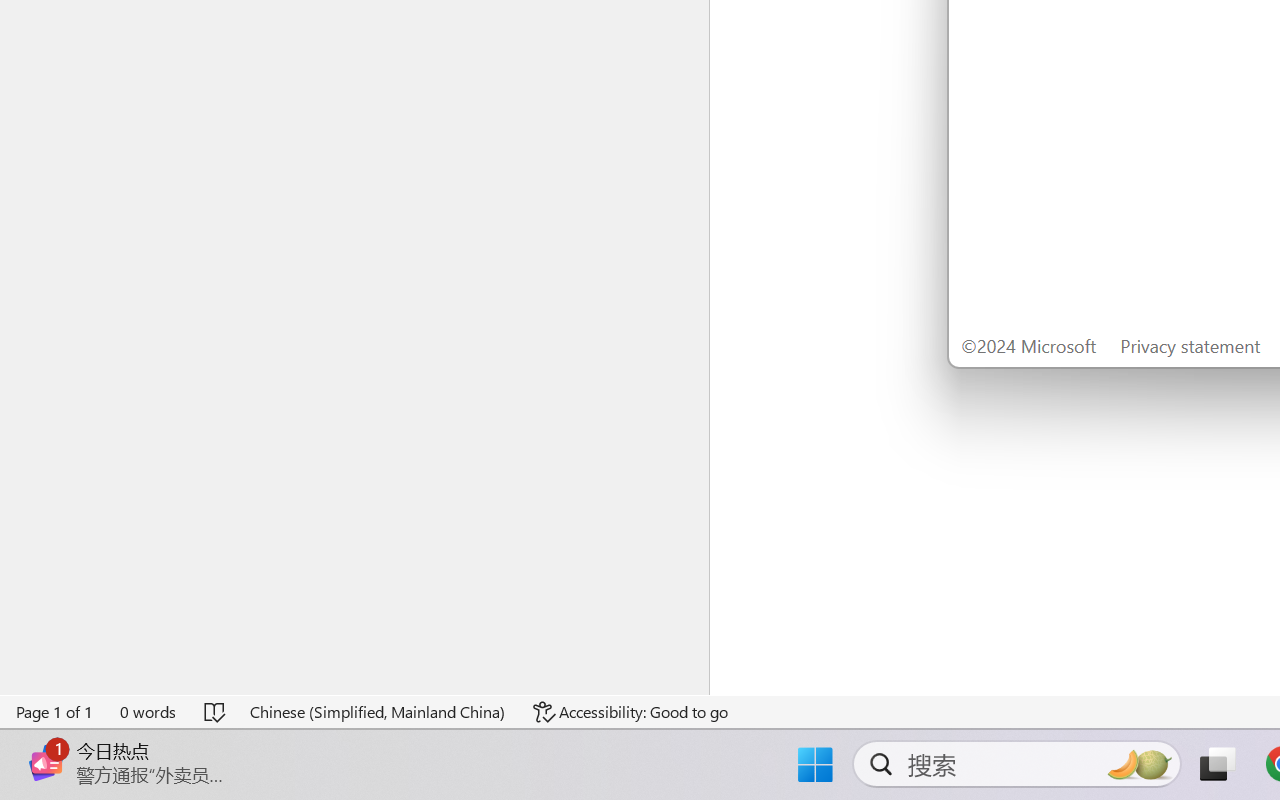 The height and width of the screenshot is (800, 1280). What do you see at coordinates (378, 711) in the screenshot?
I see `'Language Chinese (Simplified, Mainland China)'` at bounding box center [378, 711].